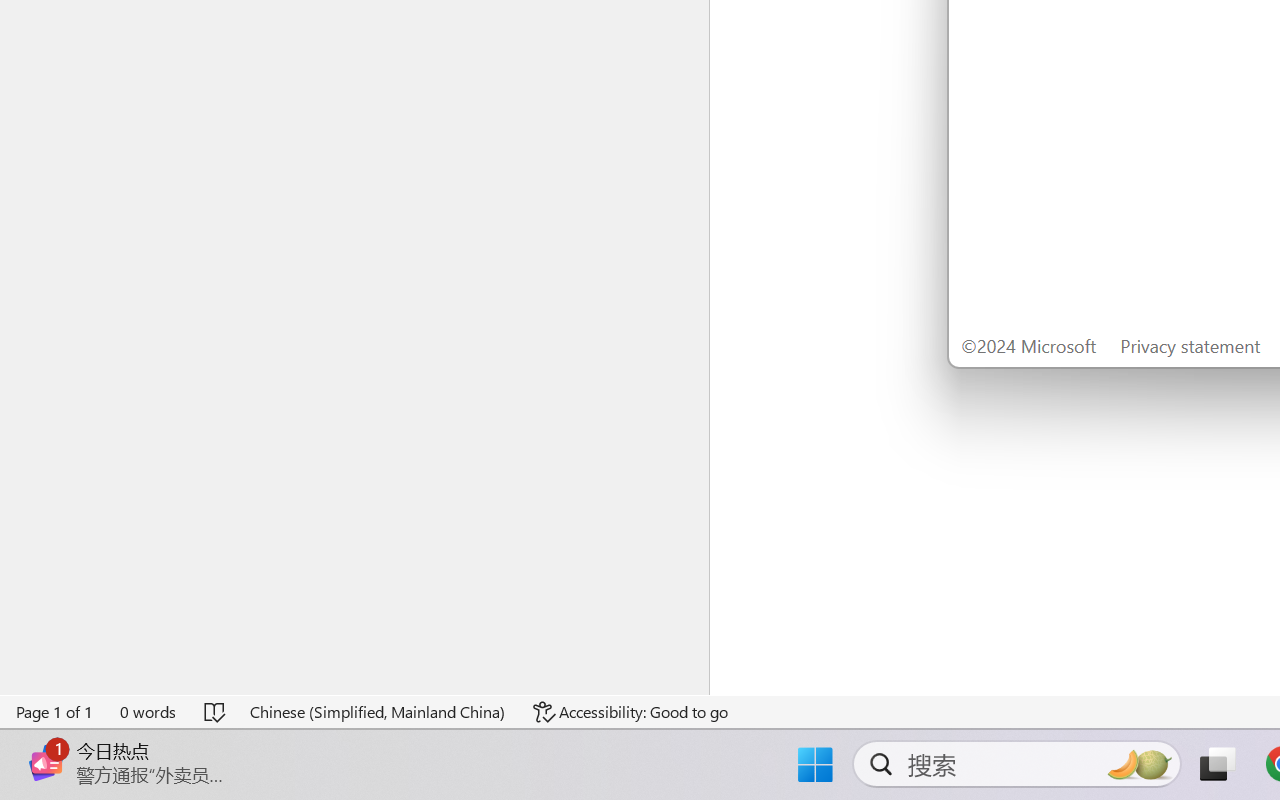 The height and width of the screenshot is (800, 1280). What do you see at coordinates (378, 711) in the screenshot?
I see `'Language Chinese (Simplified, Mainland China)'` at bounding box center [378, 711].